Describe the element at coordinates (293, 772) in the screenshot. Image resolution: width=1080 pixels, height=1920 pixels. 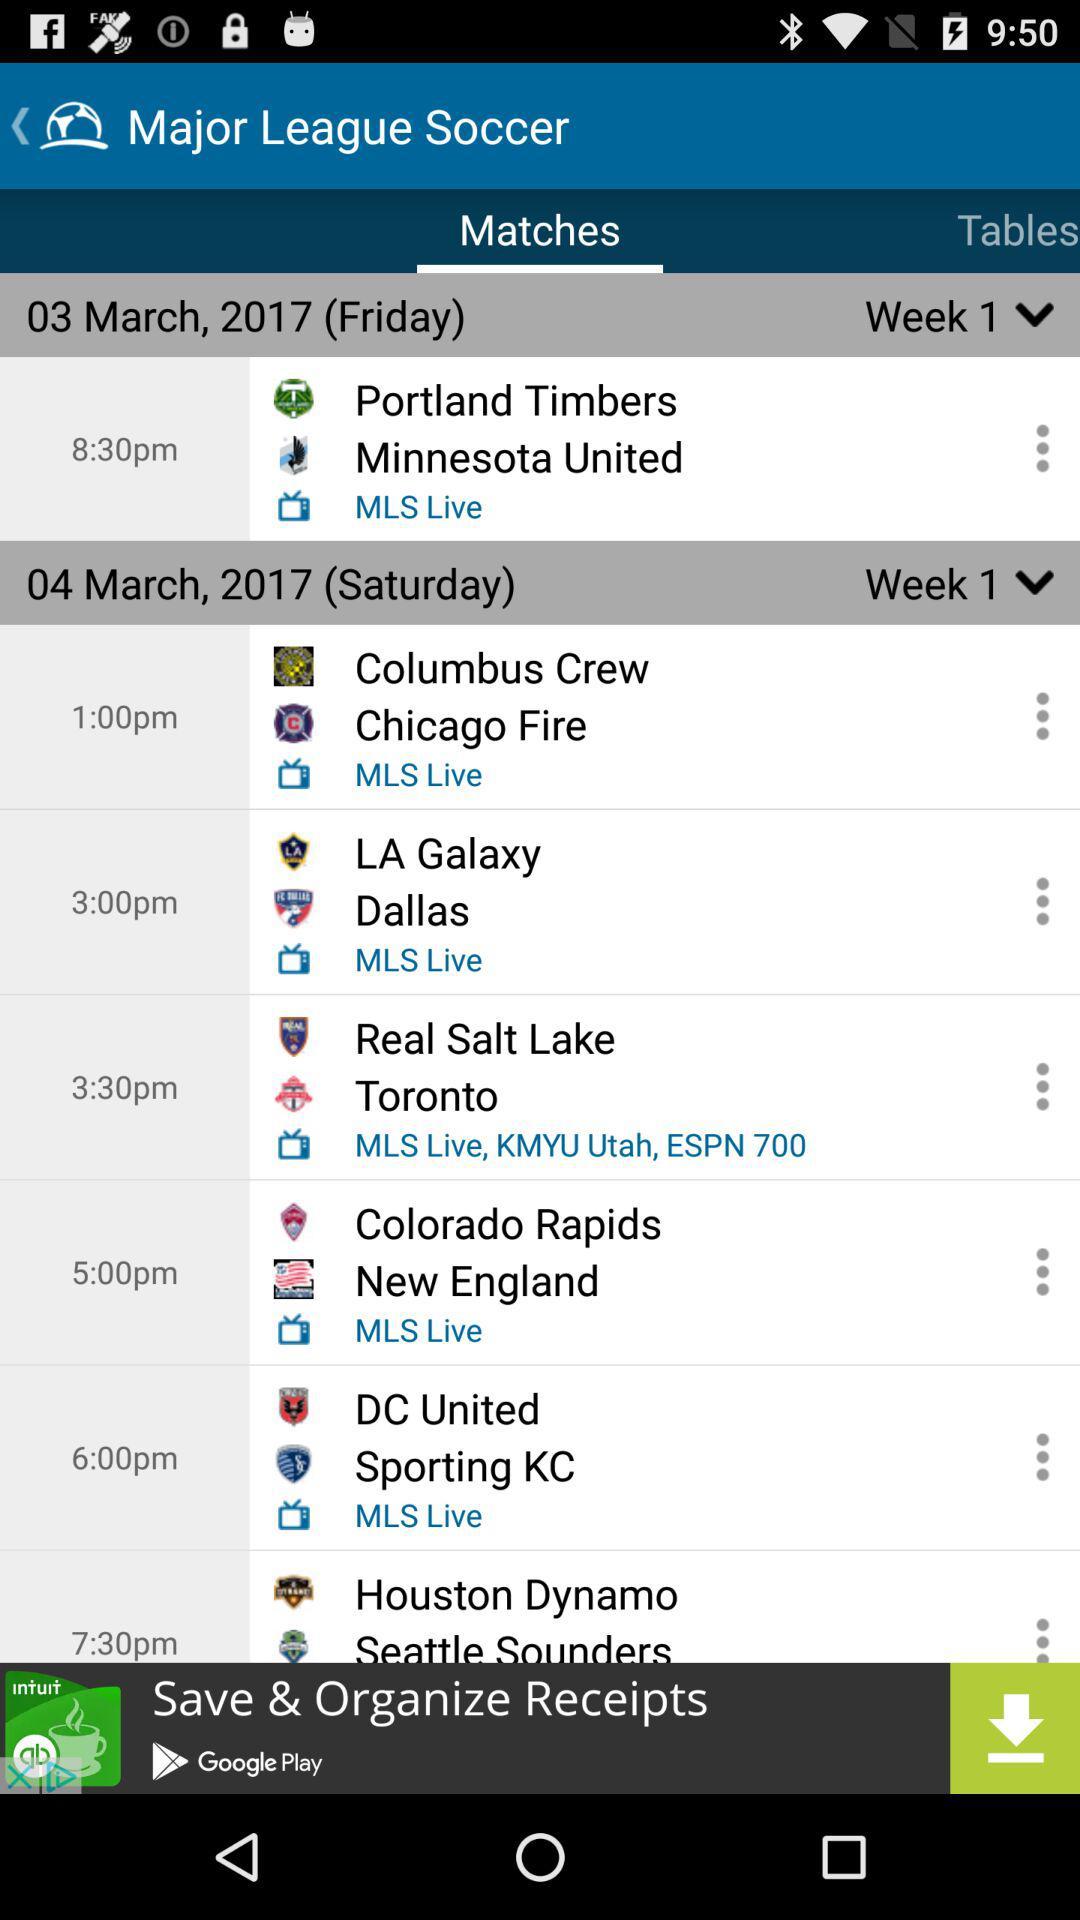
I see `the radio icon which is  below the chicago fire icon` at that location.